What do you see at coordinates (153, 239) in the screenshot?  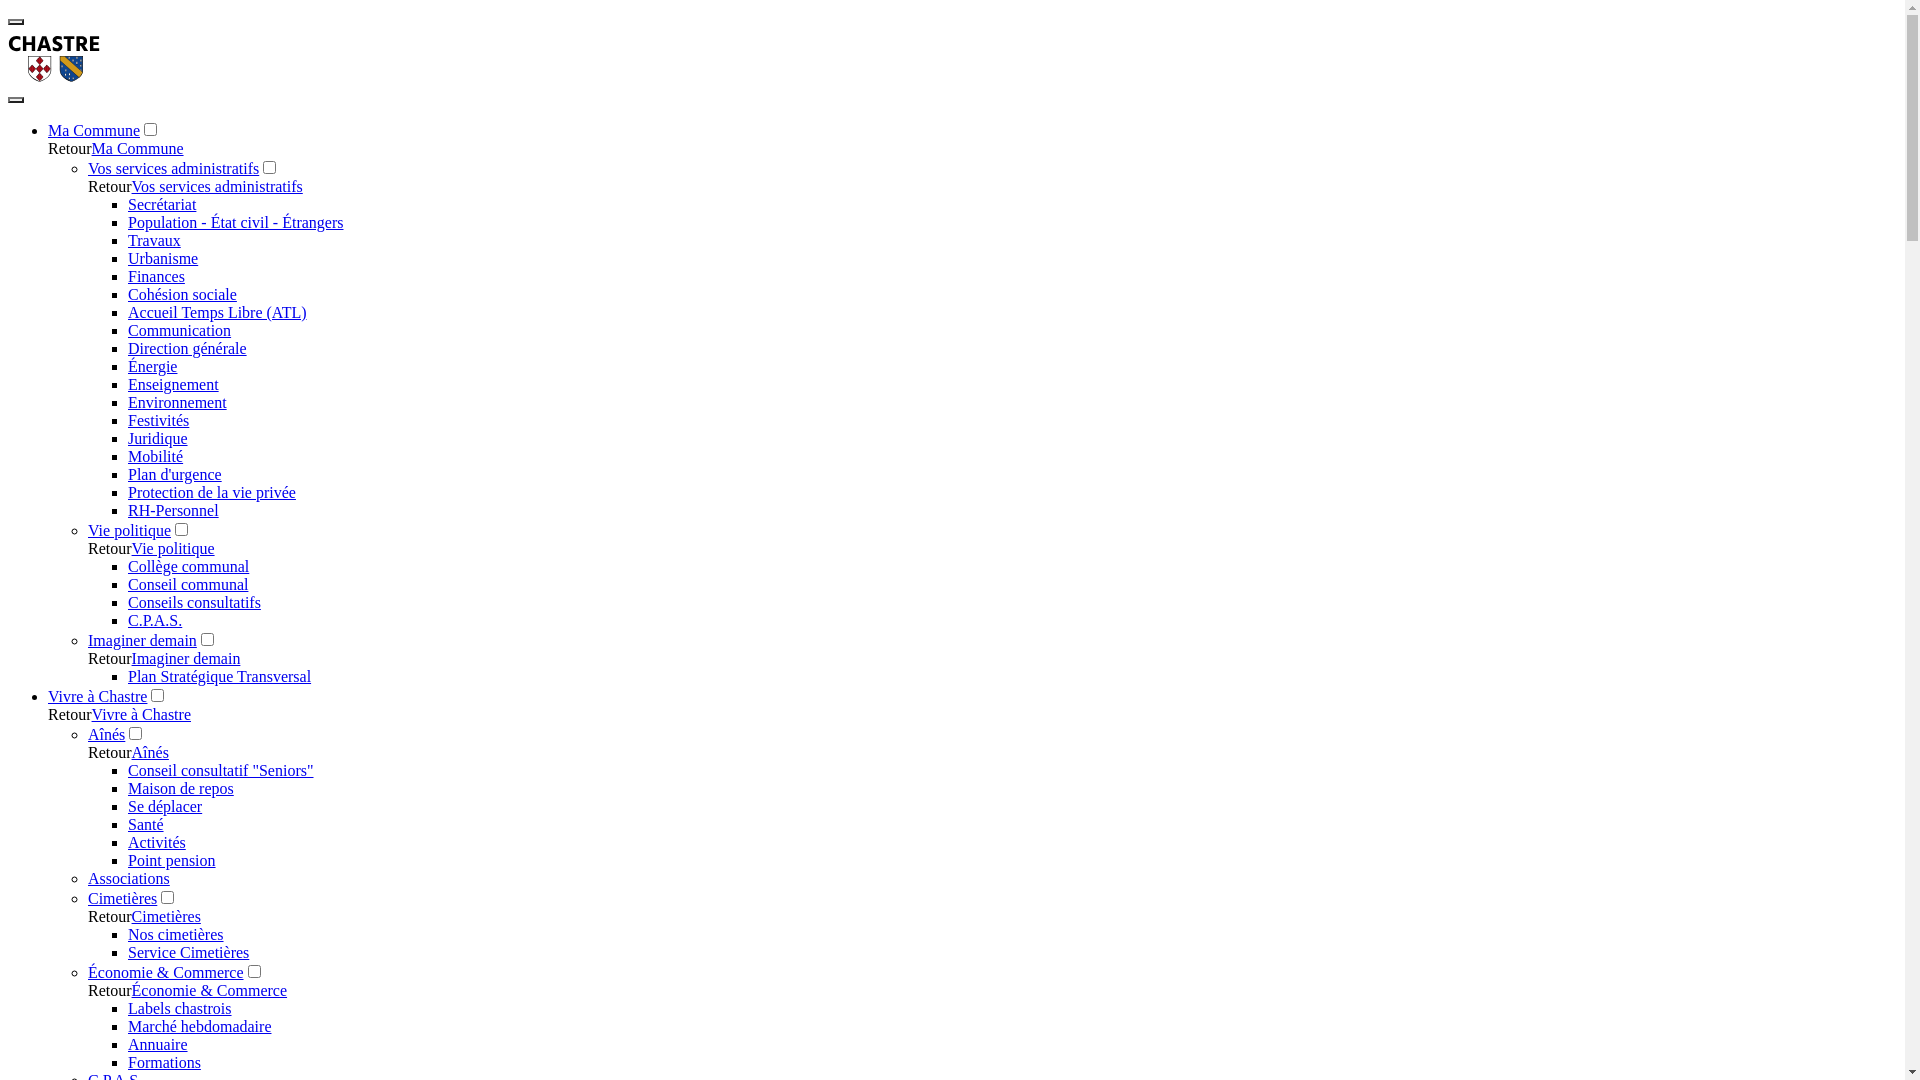 I see `'Travaux'` at bounding box center [153, 239].